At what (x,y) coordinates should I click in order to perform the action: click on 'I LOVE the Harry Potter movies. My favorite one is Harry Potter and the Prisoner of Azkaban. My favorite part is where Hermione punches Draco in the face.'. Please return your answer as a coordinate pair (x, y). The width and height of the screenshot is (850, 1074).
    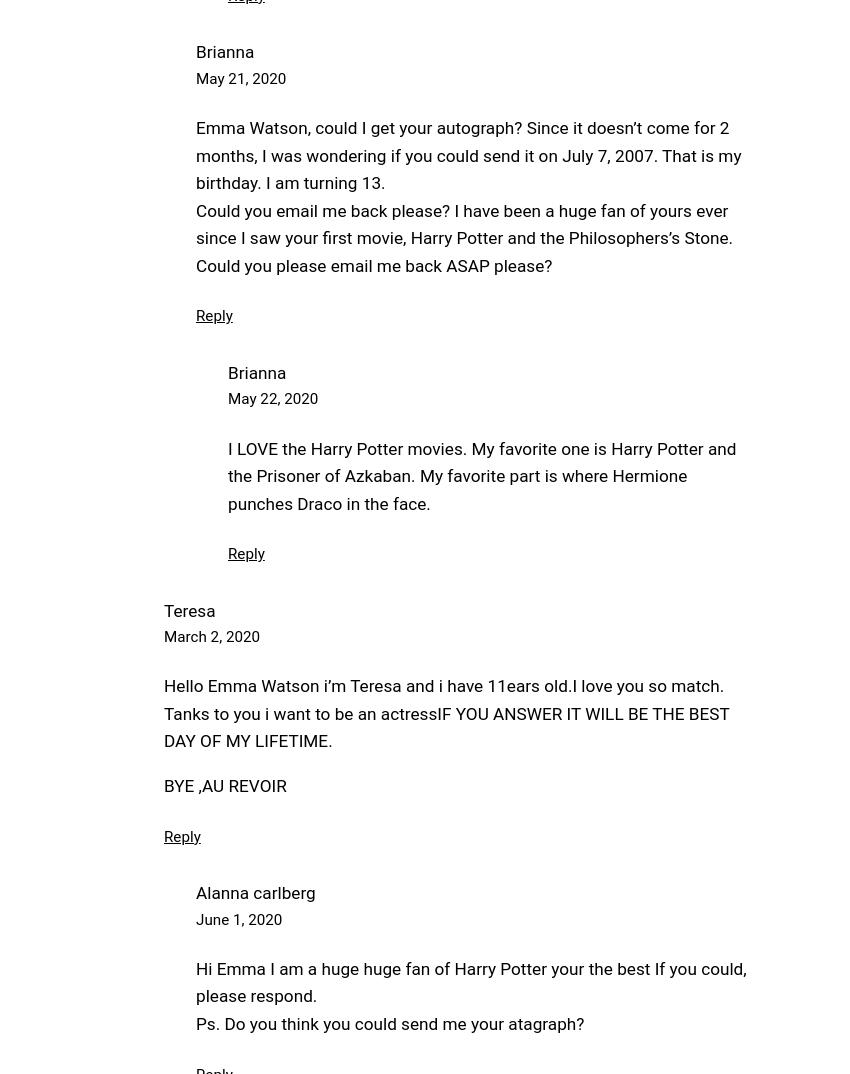
    Looking at the image, I should click on (482, 474).